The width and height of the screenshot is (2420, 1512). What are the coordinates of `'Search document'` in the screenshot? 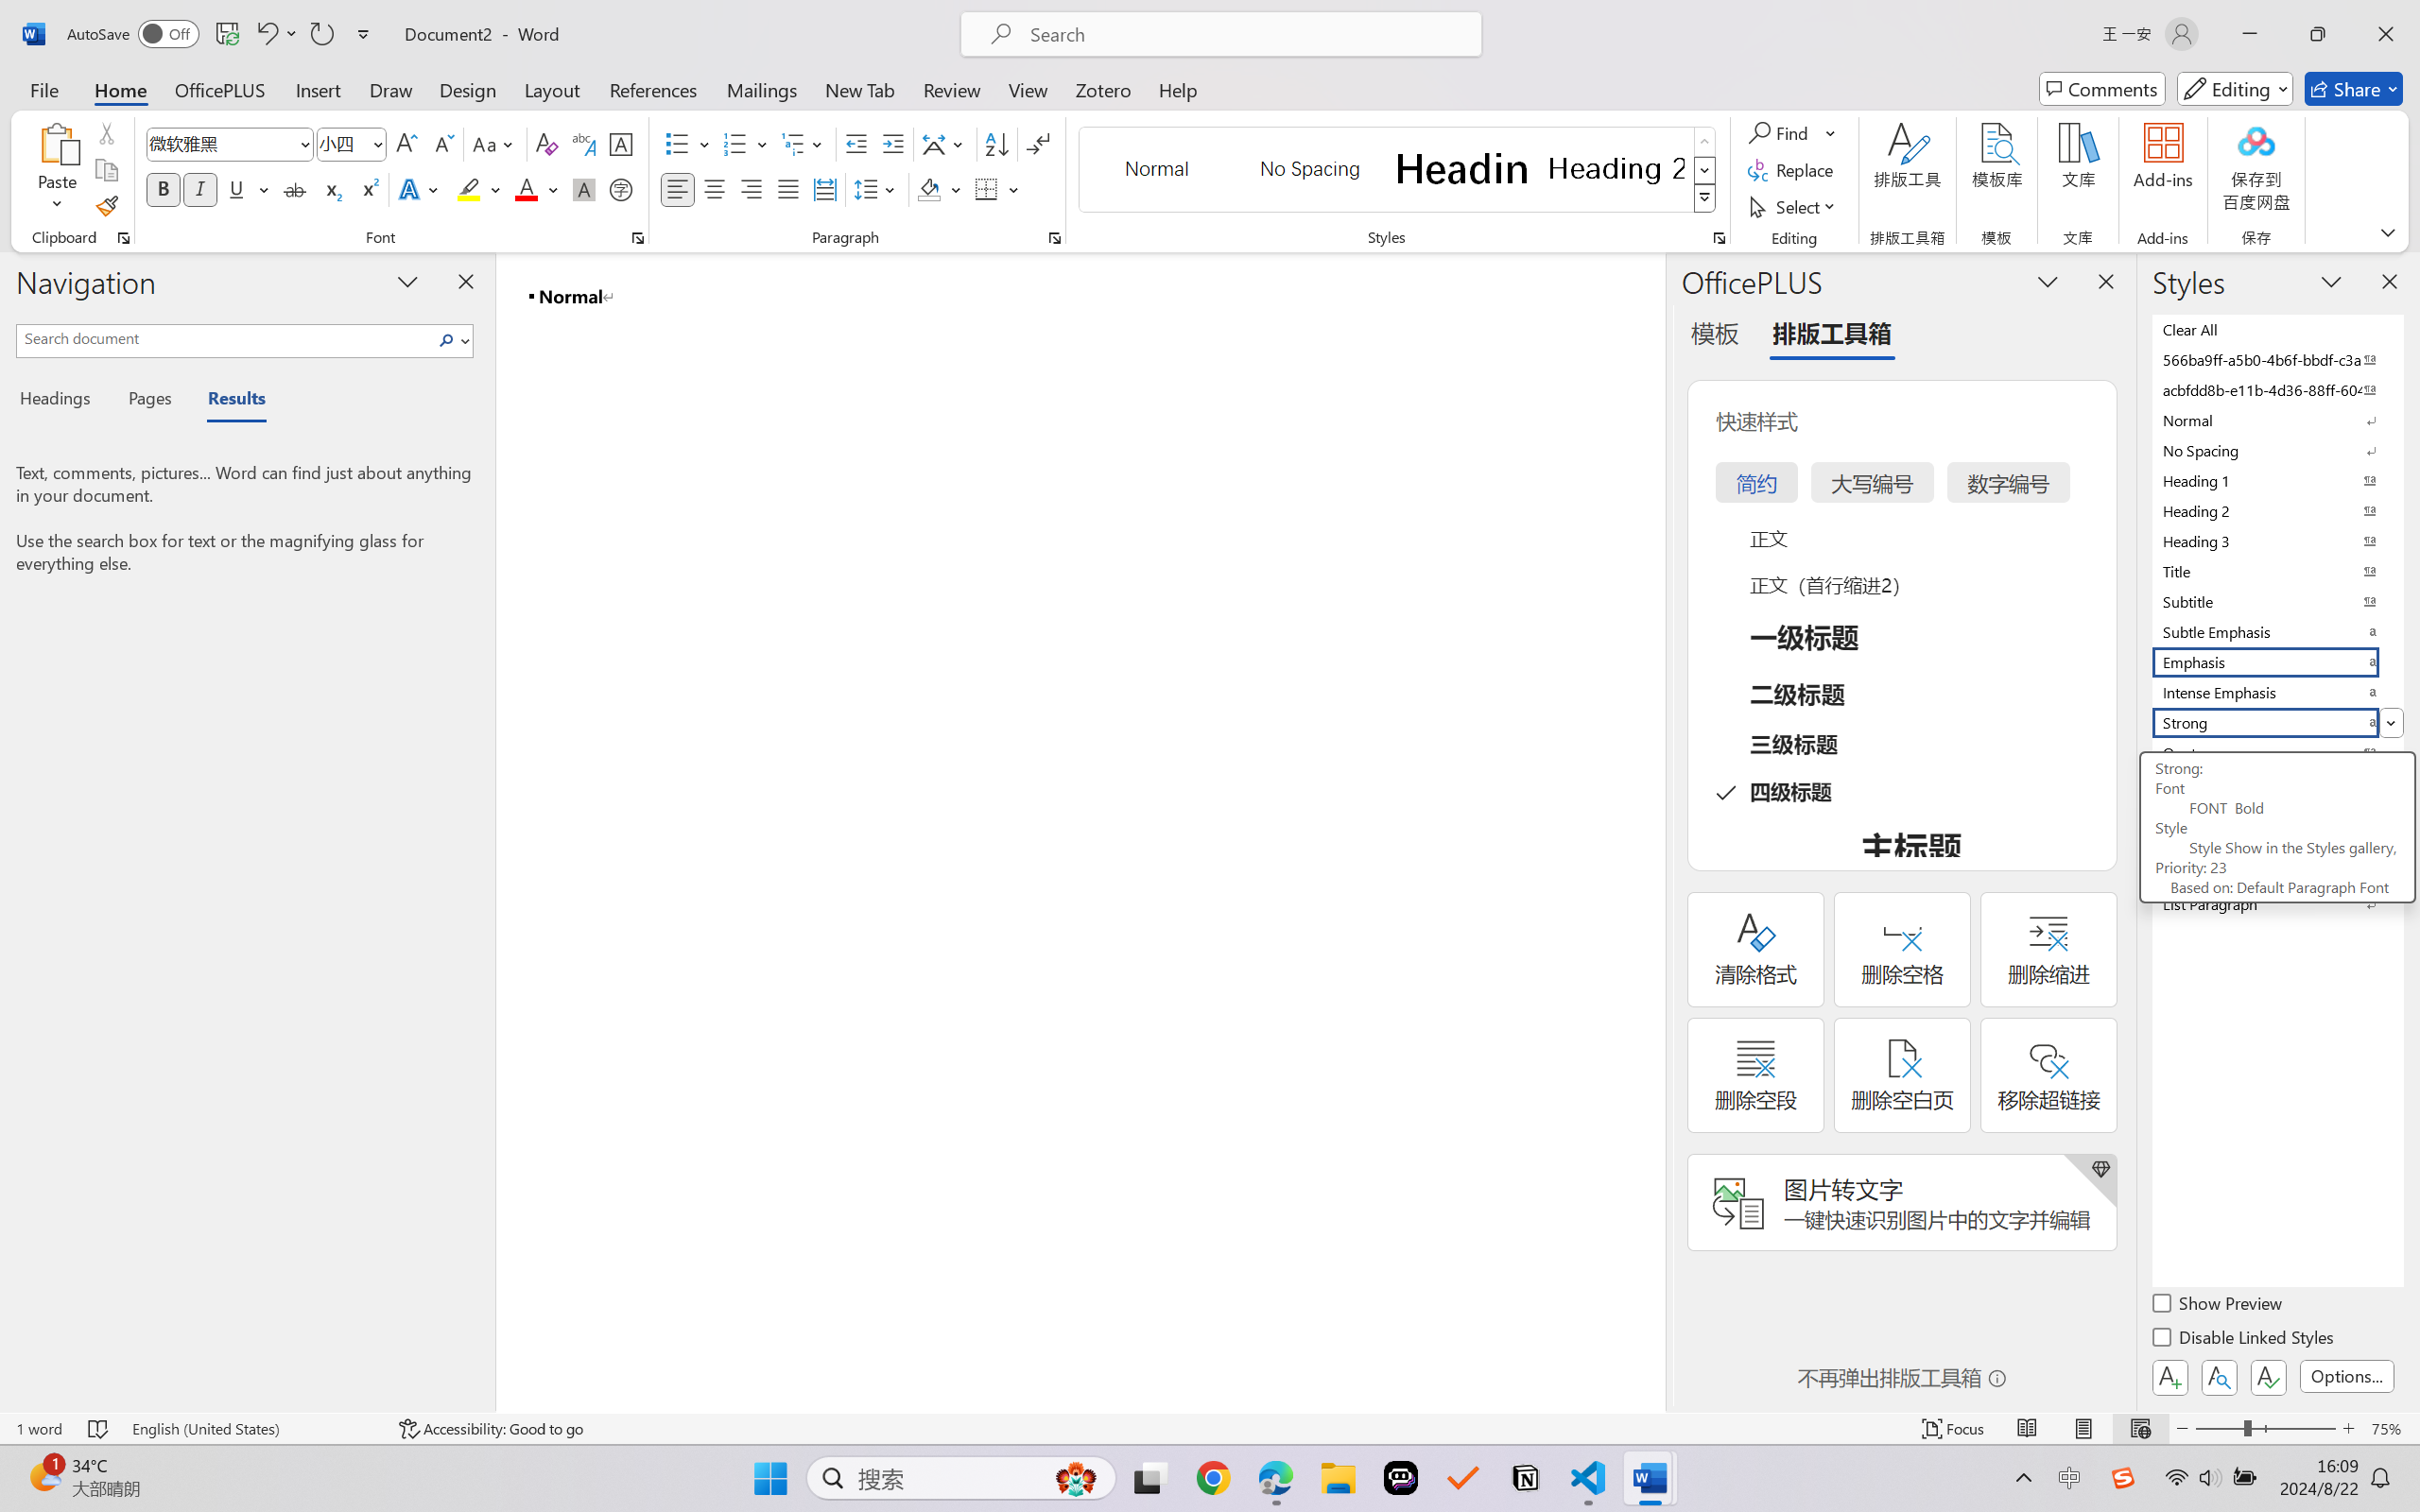 It's located at (225, 337).